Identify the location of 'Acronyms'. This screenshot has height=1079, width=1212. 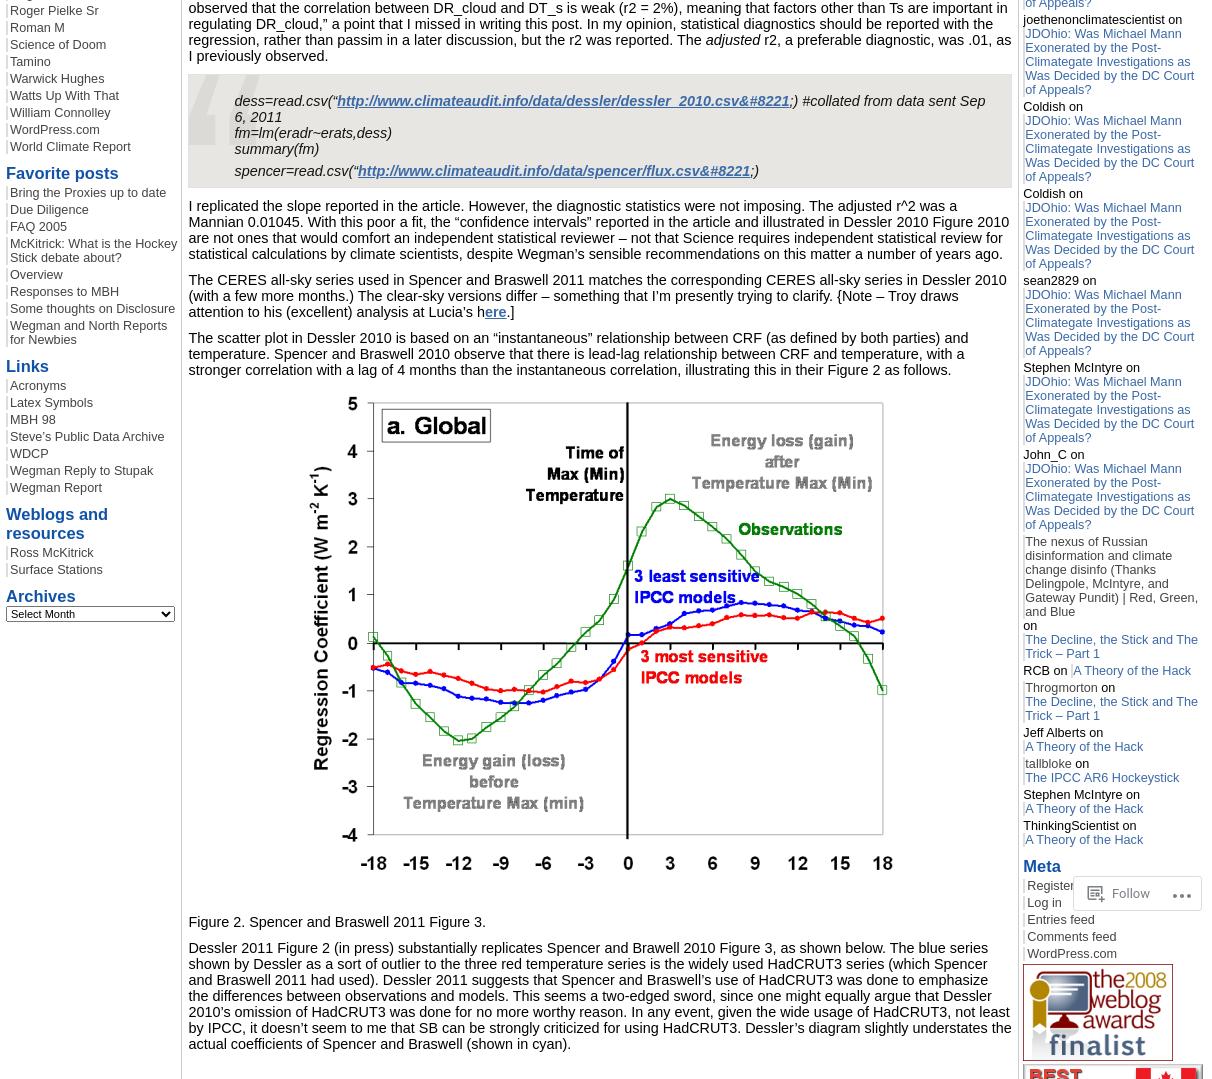
(37, 384).